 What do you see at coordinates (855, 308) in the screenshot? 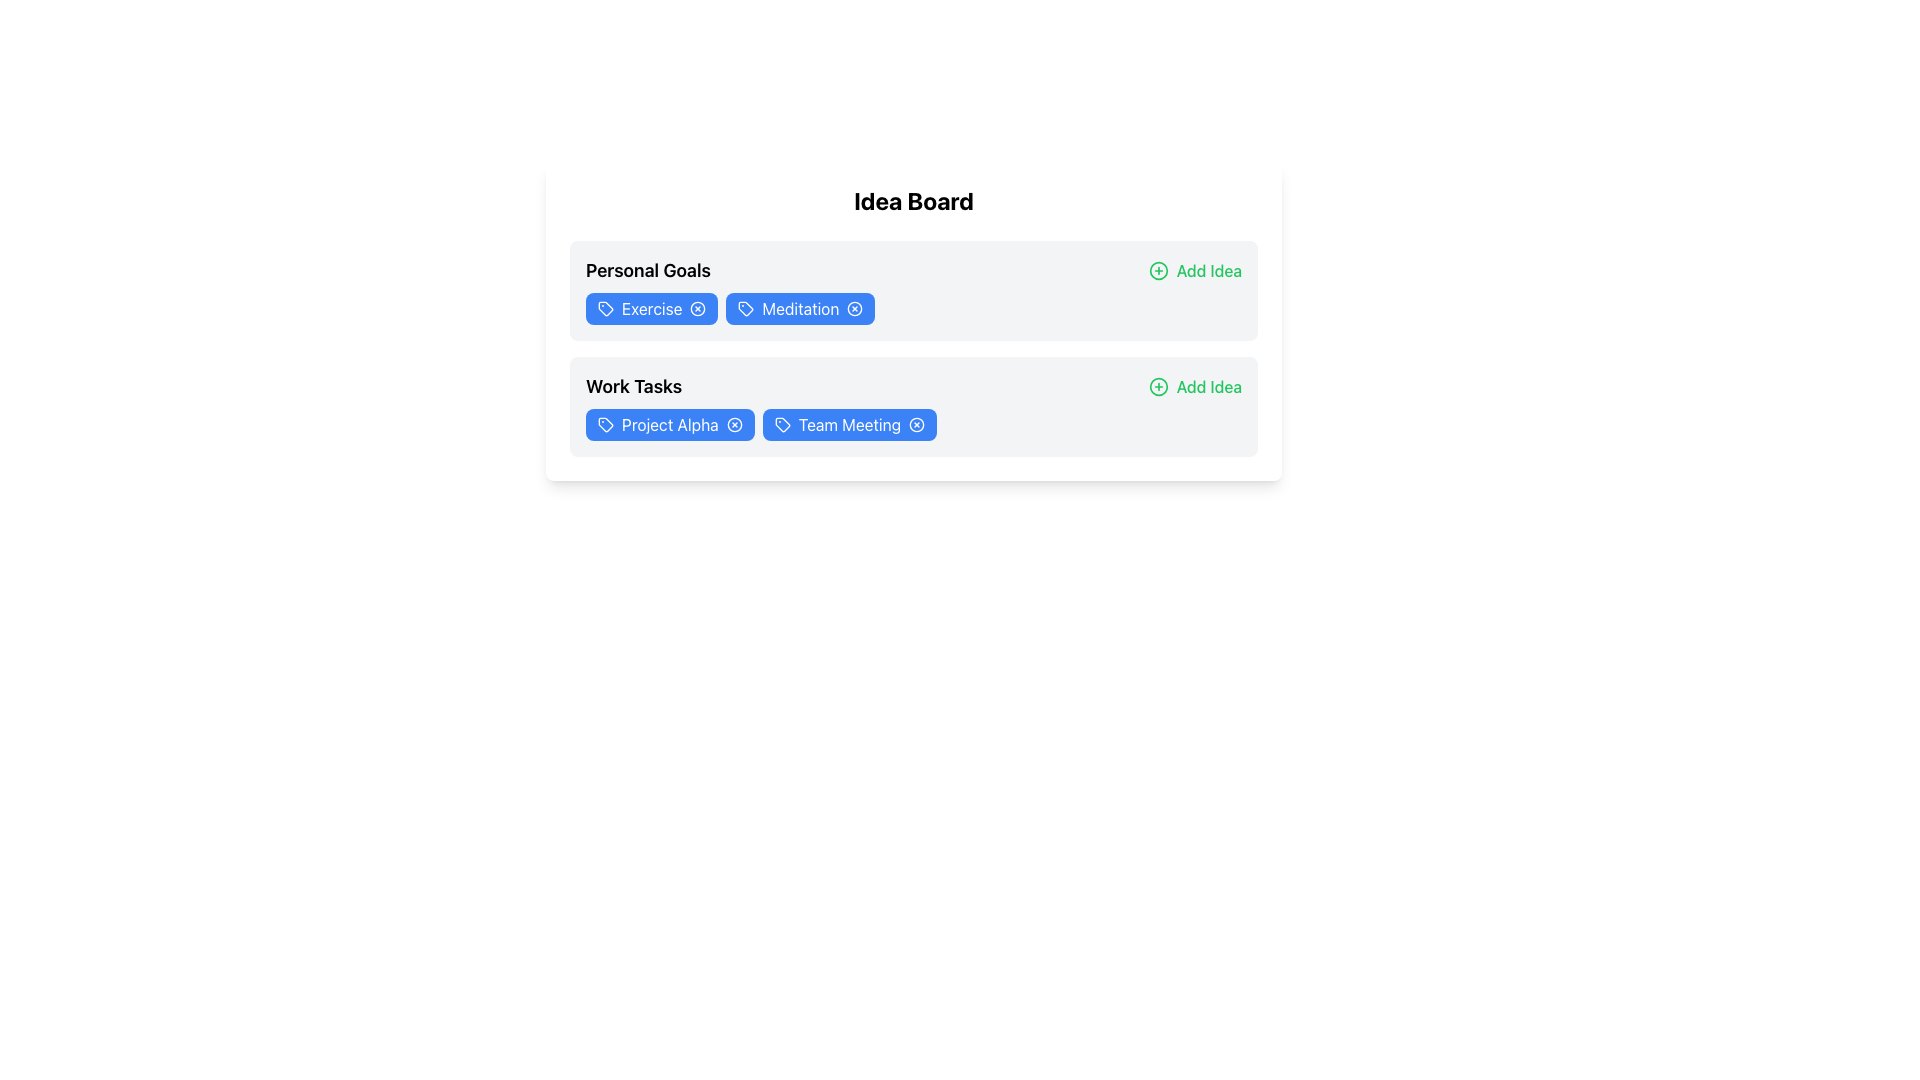
I see `the delete button associated with the 'Meditation' label` at bounding box center [855, 308].